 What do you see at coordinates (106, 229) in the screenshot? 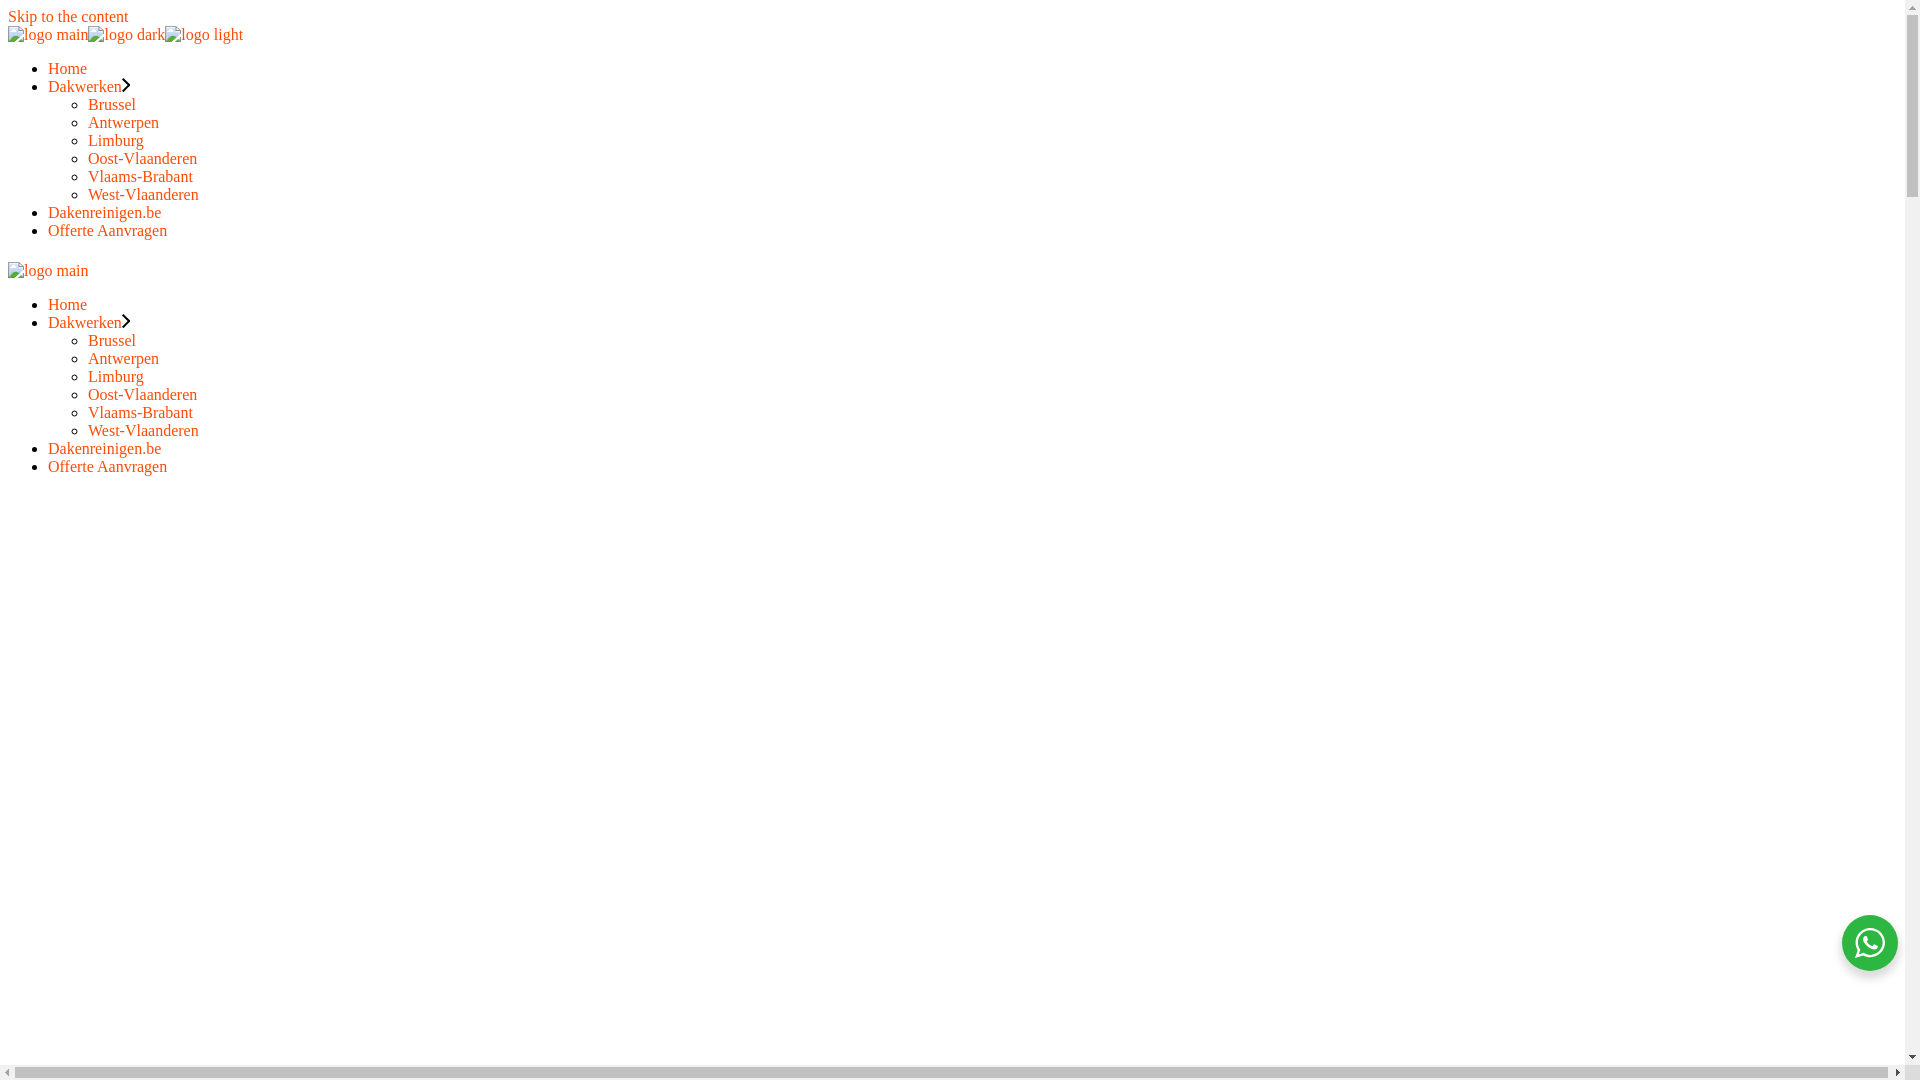
I see `'Offerte Aanvragen'` at bounding box center [106, 229].